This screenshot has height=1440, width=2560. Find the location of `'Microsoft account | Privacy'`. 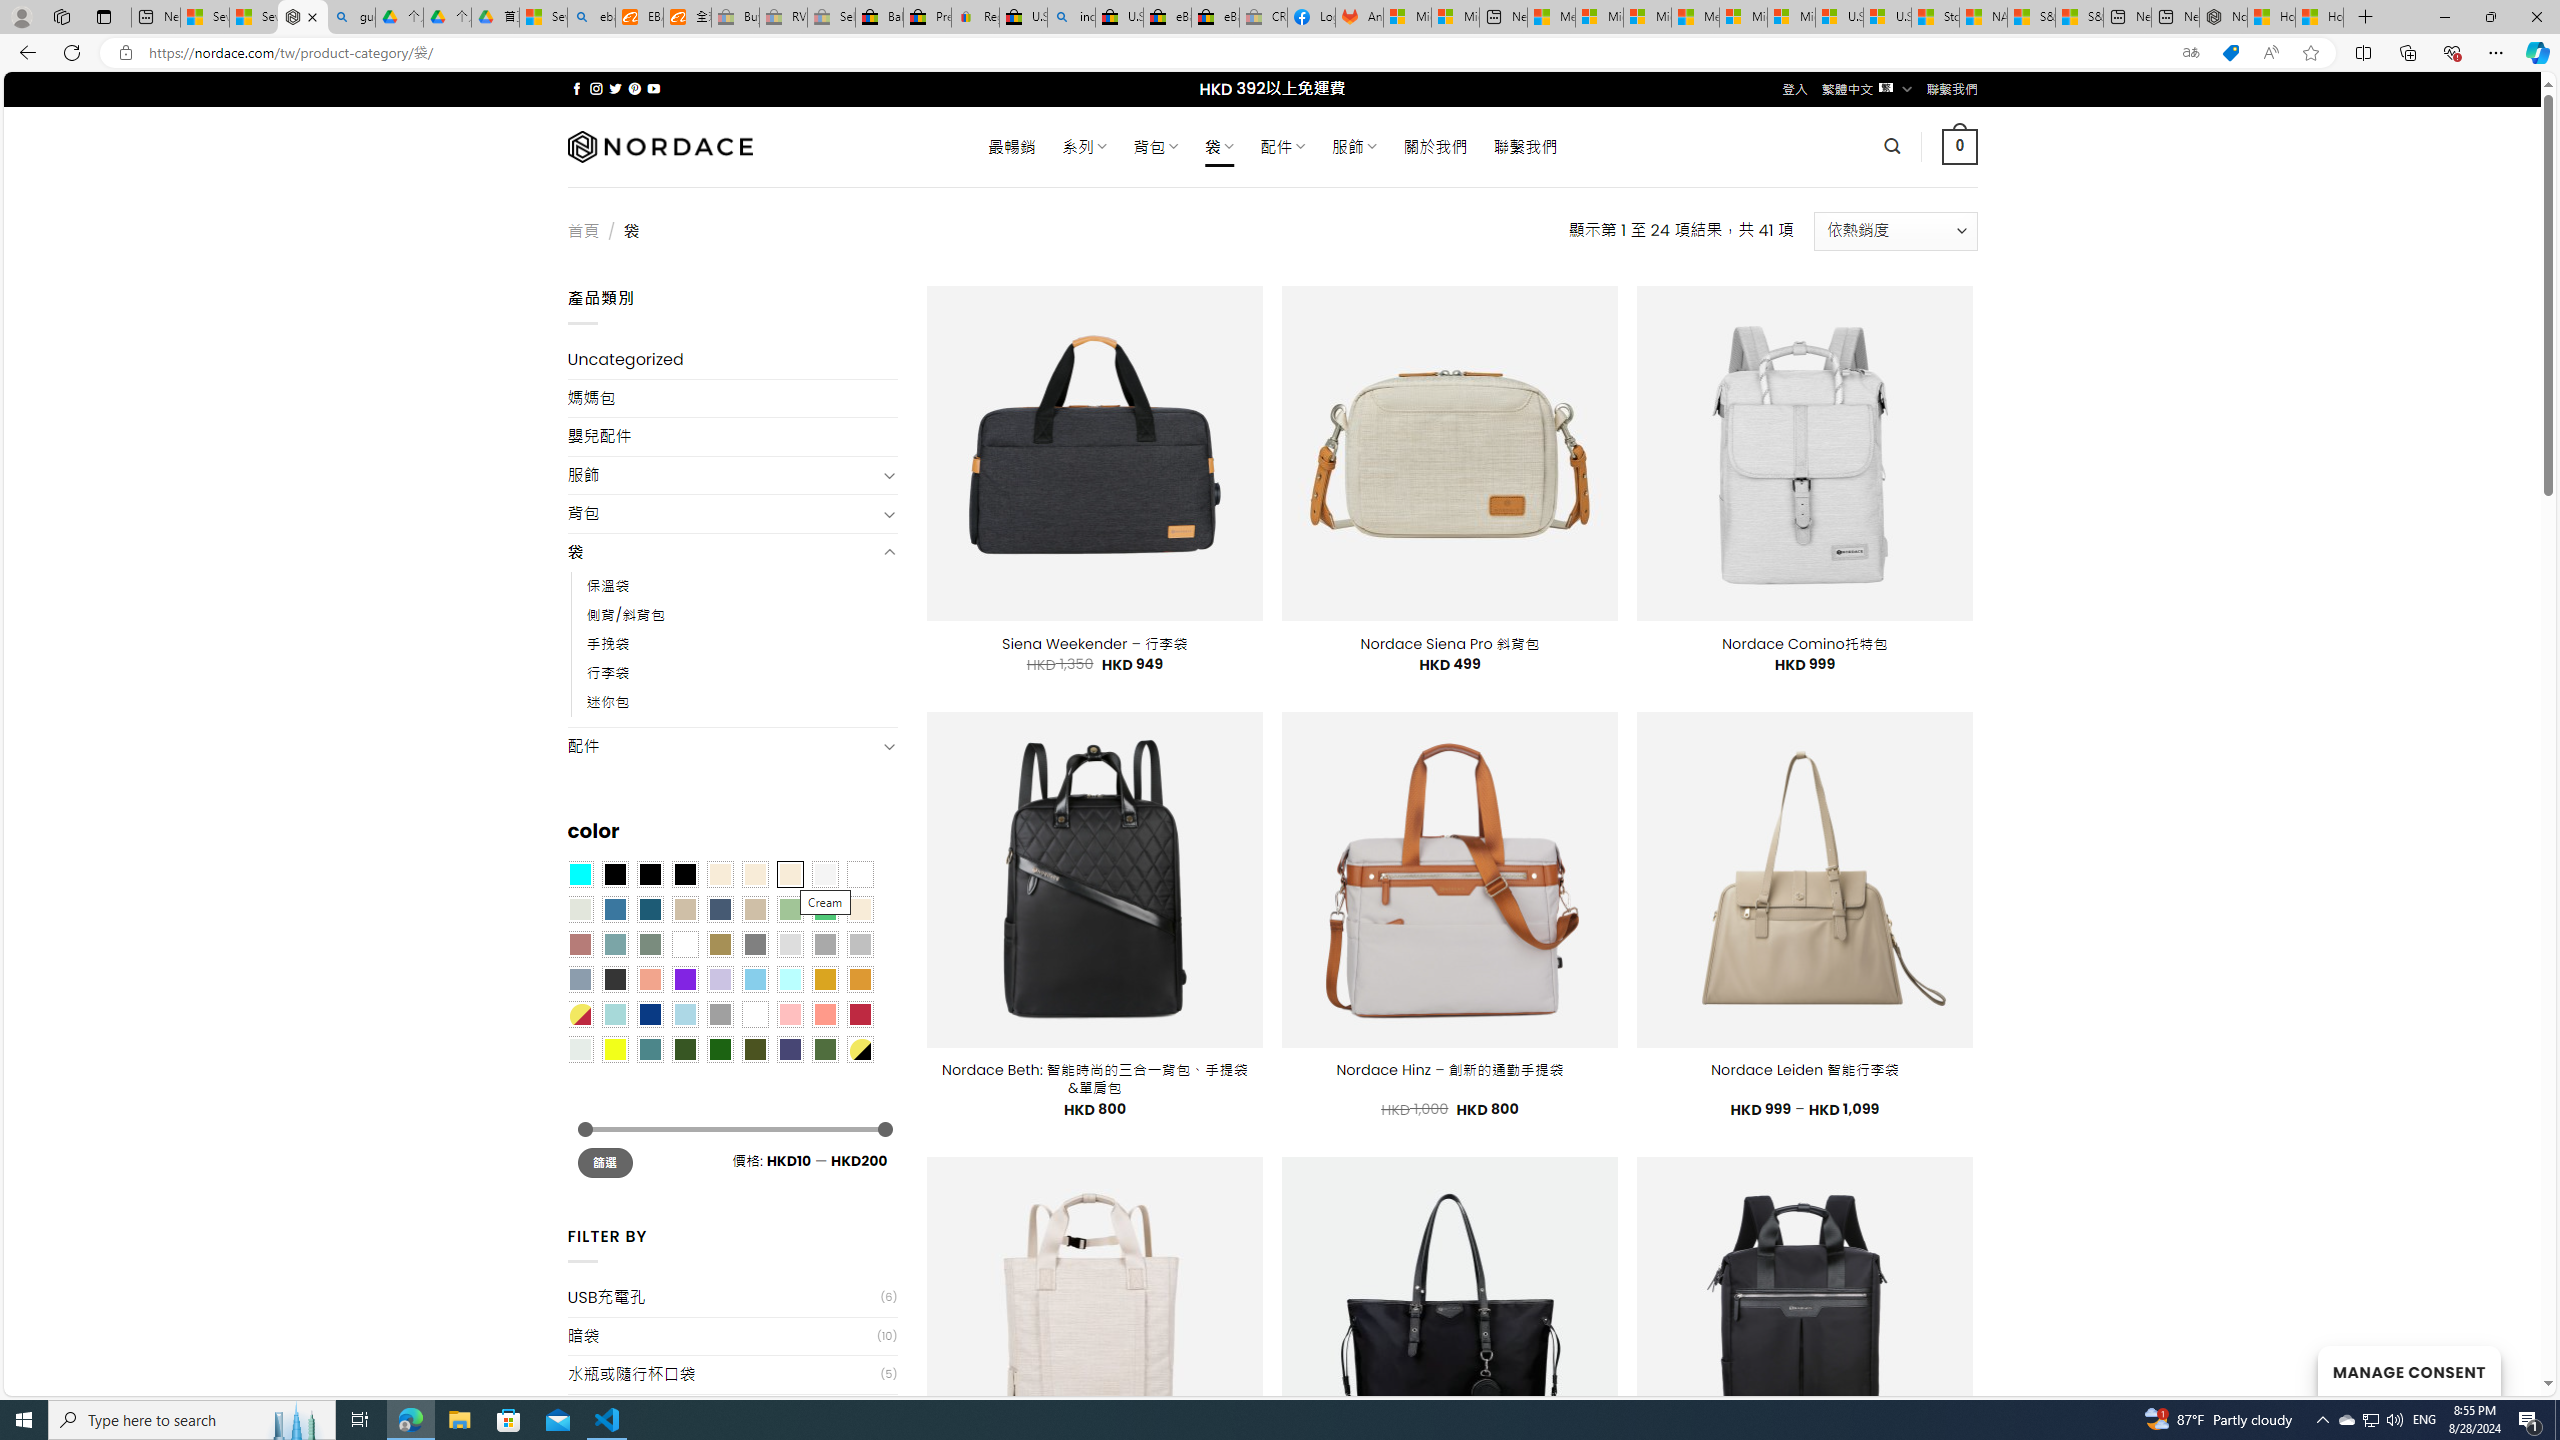

'Microsoft account | Privacy' is located at coordinates (1599, 16).